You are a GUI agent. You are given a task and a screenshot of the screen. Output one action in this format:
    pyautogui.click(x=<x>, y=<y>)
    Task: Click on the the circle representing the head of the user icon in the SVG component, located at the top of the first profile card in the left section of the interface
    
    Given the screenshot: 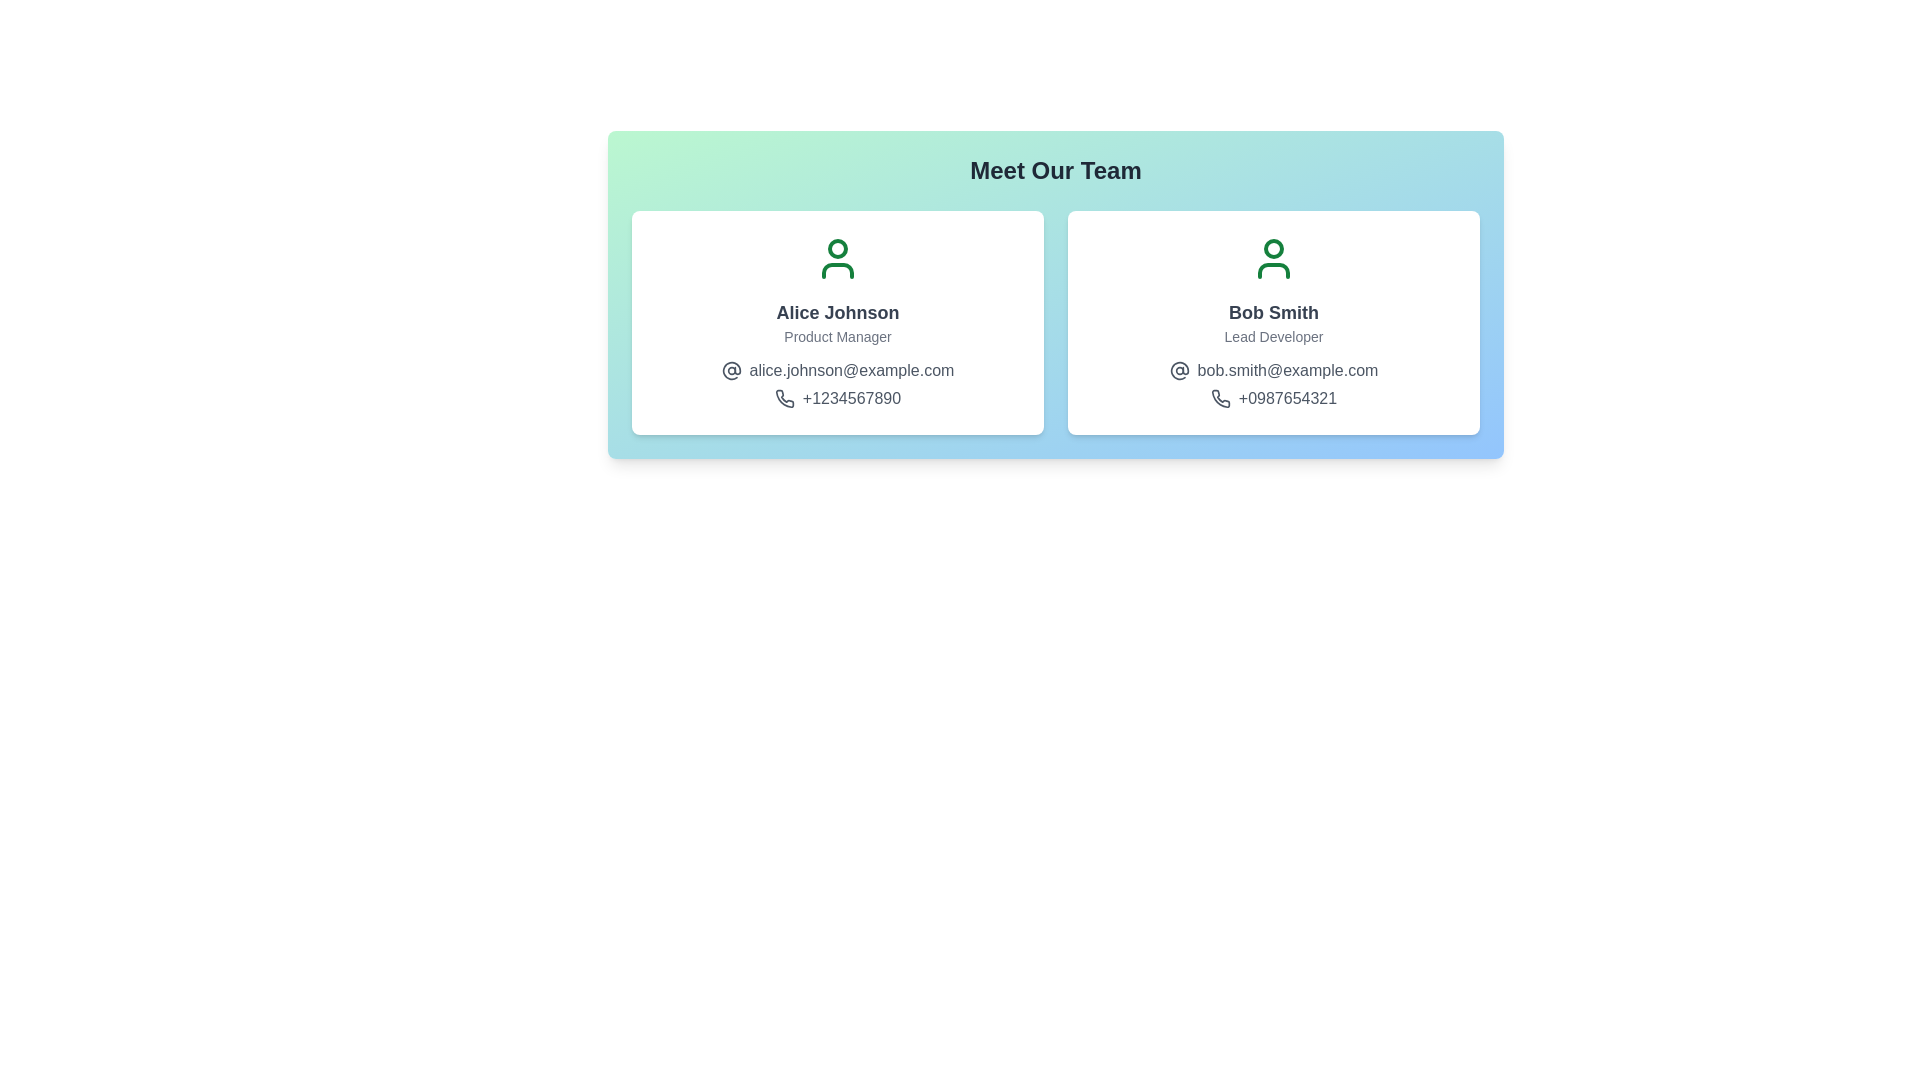 What is the action you would take?
    pyautogui.click(x=838, y=248)
    